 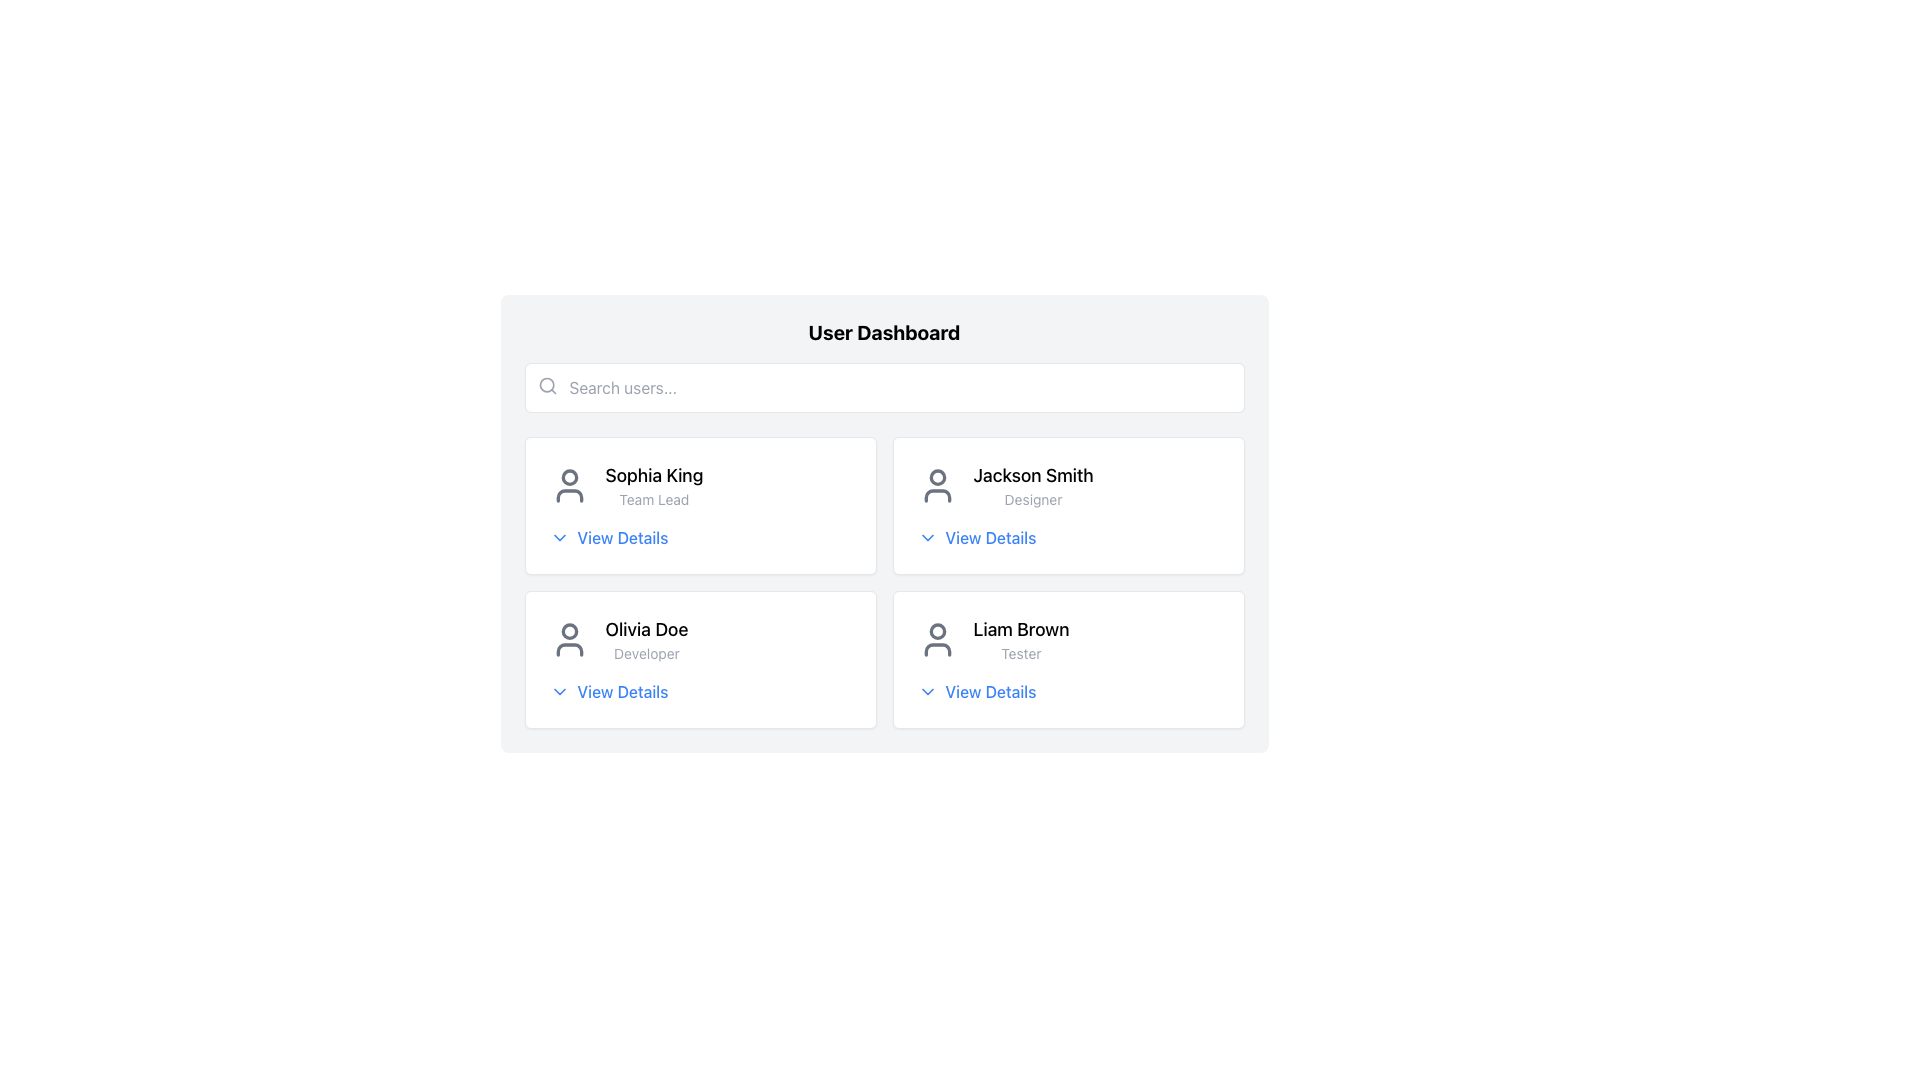 What do you see at coordinates (568, 640) in the screenshot?
I see `the user identification icon for 'Olivia Doe'` at bounding box center [568, 640].